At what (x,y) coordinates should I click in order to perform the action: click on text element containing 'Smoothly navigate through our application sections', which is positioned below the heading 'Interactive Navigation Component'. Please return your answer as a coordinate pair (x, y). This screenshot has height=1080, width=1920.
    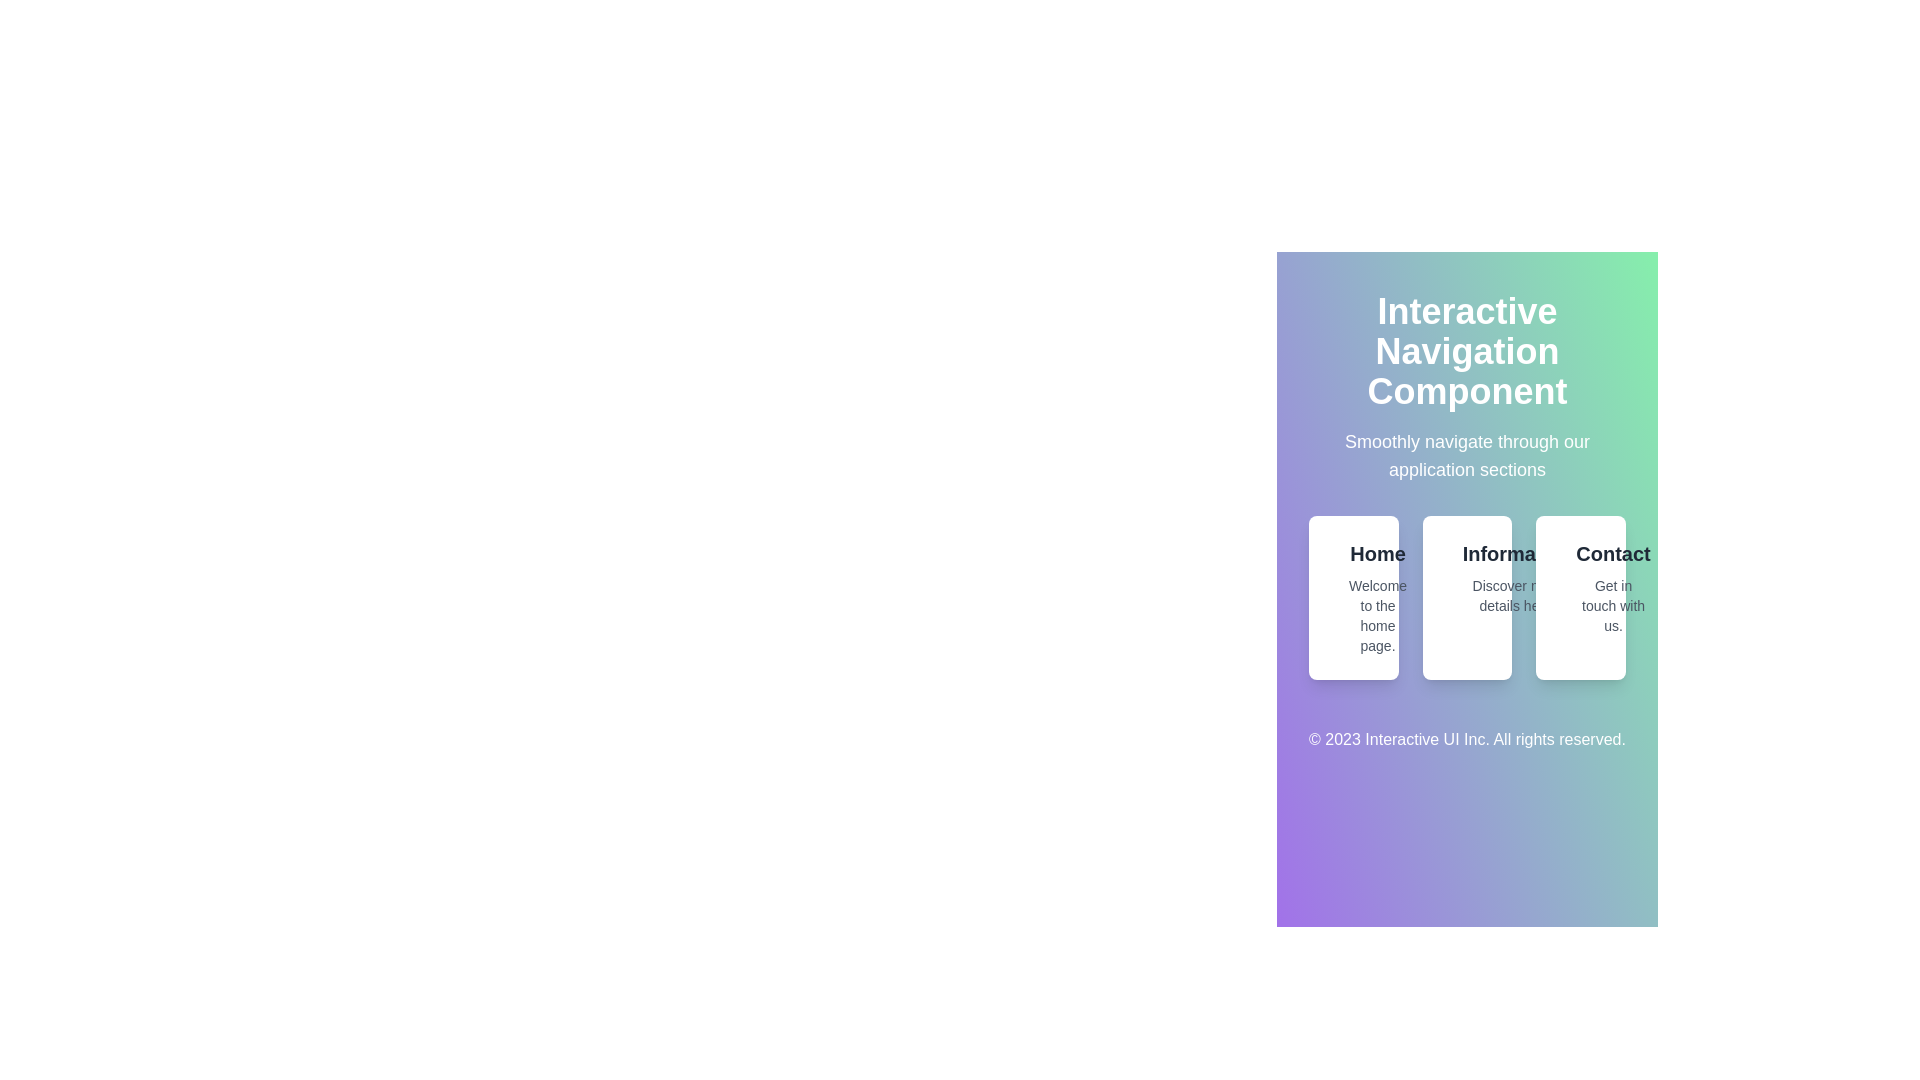
    Looking at the image, I should click on (1467, 455).